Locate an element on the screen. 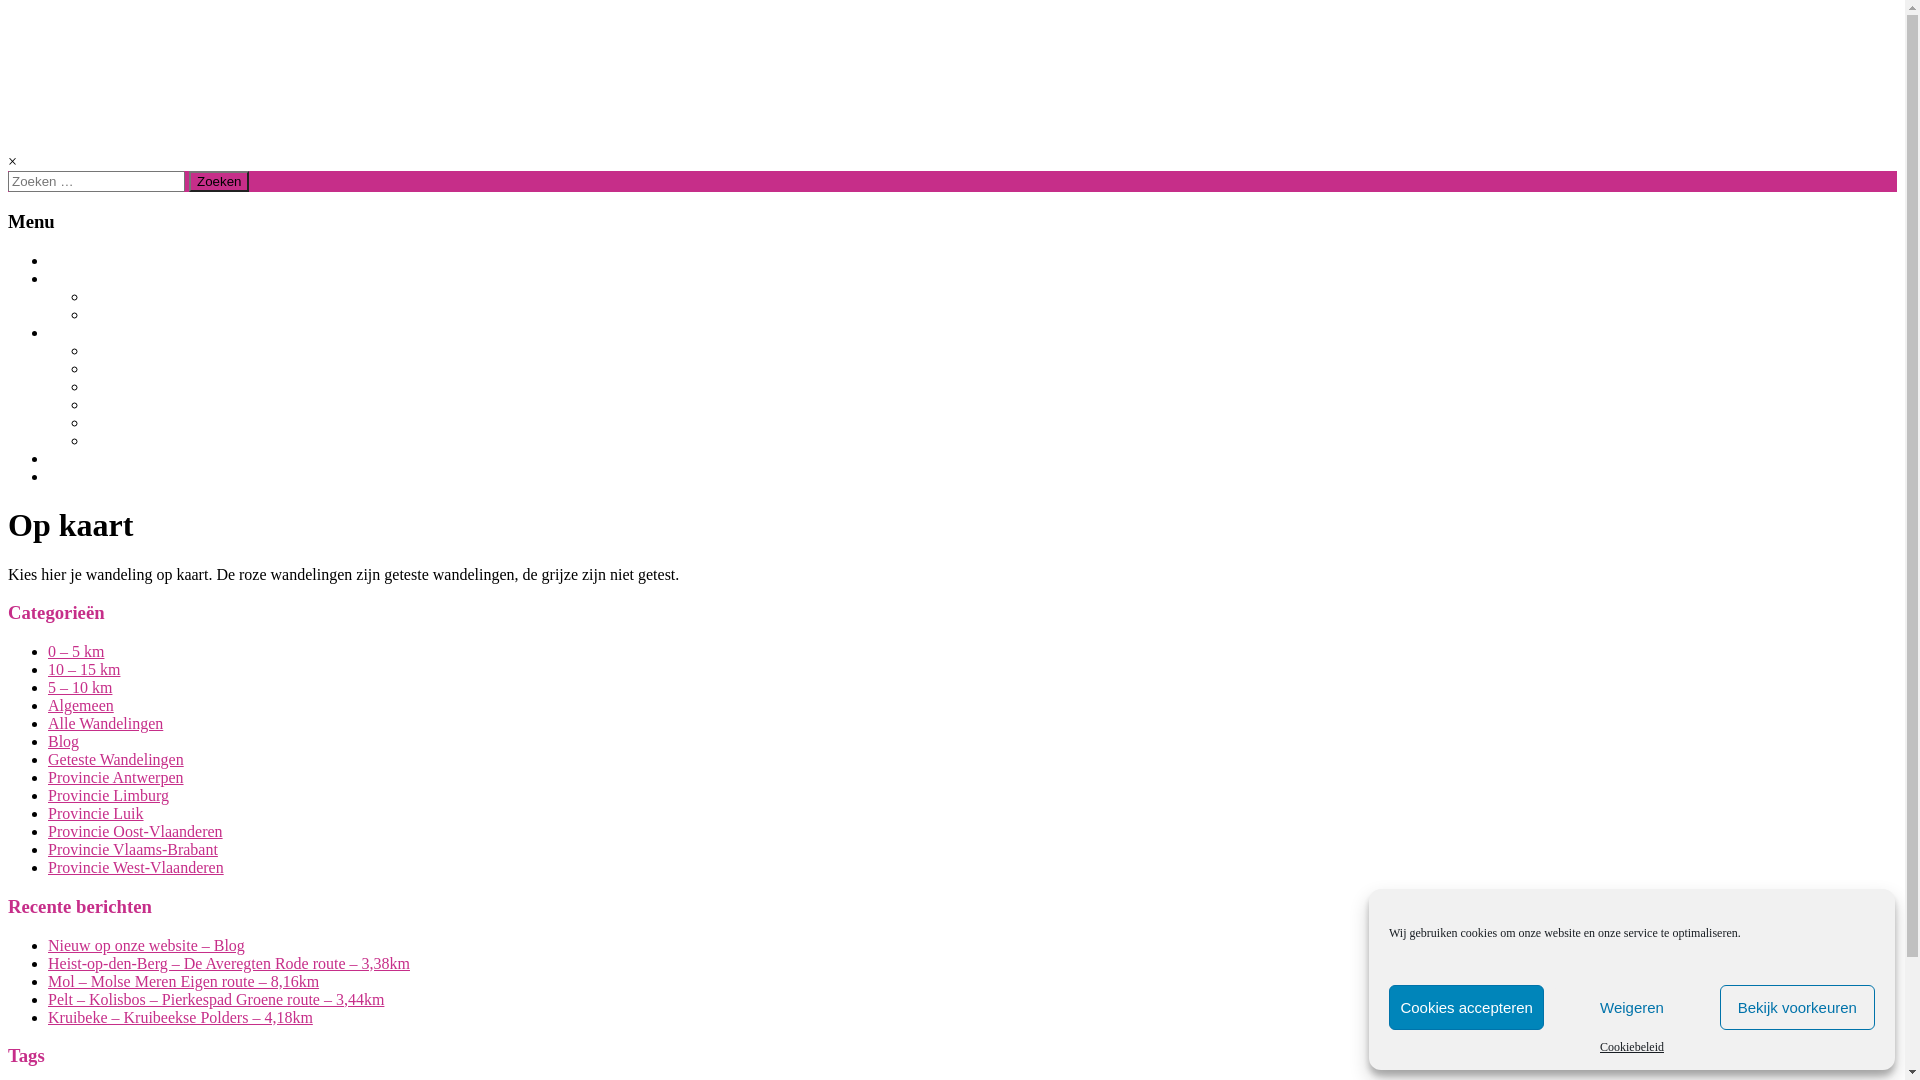 The height and width of the screenshot is (1080, 1920). 'Geteste Wandelingen' is located at coordinates (48, 759).